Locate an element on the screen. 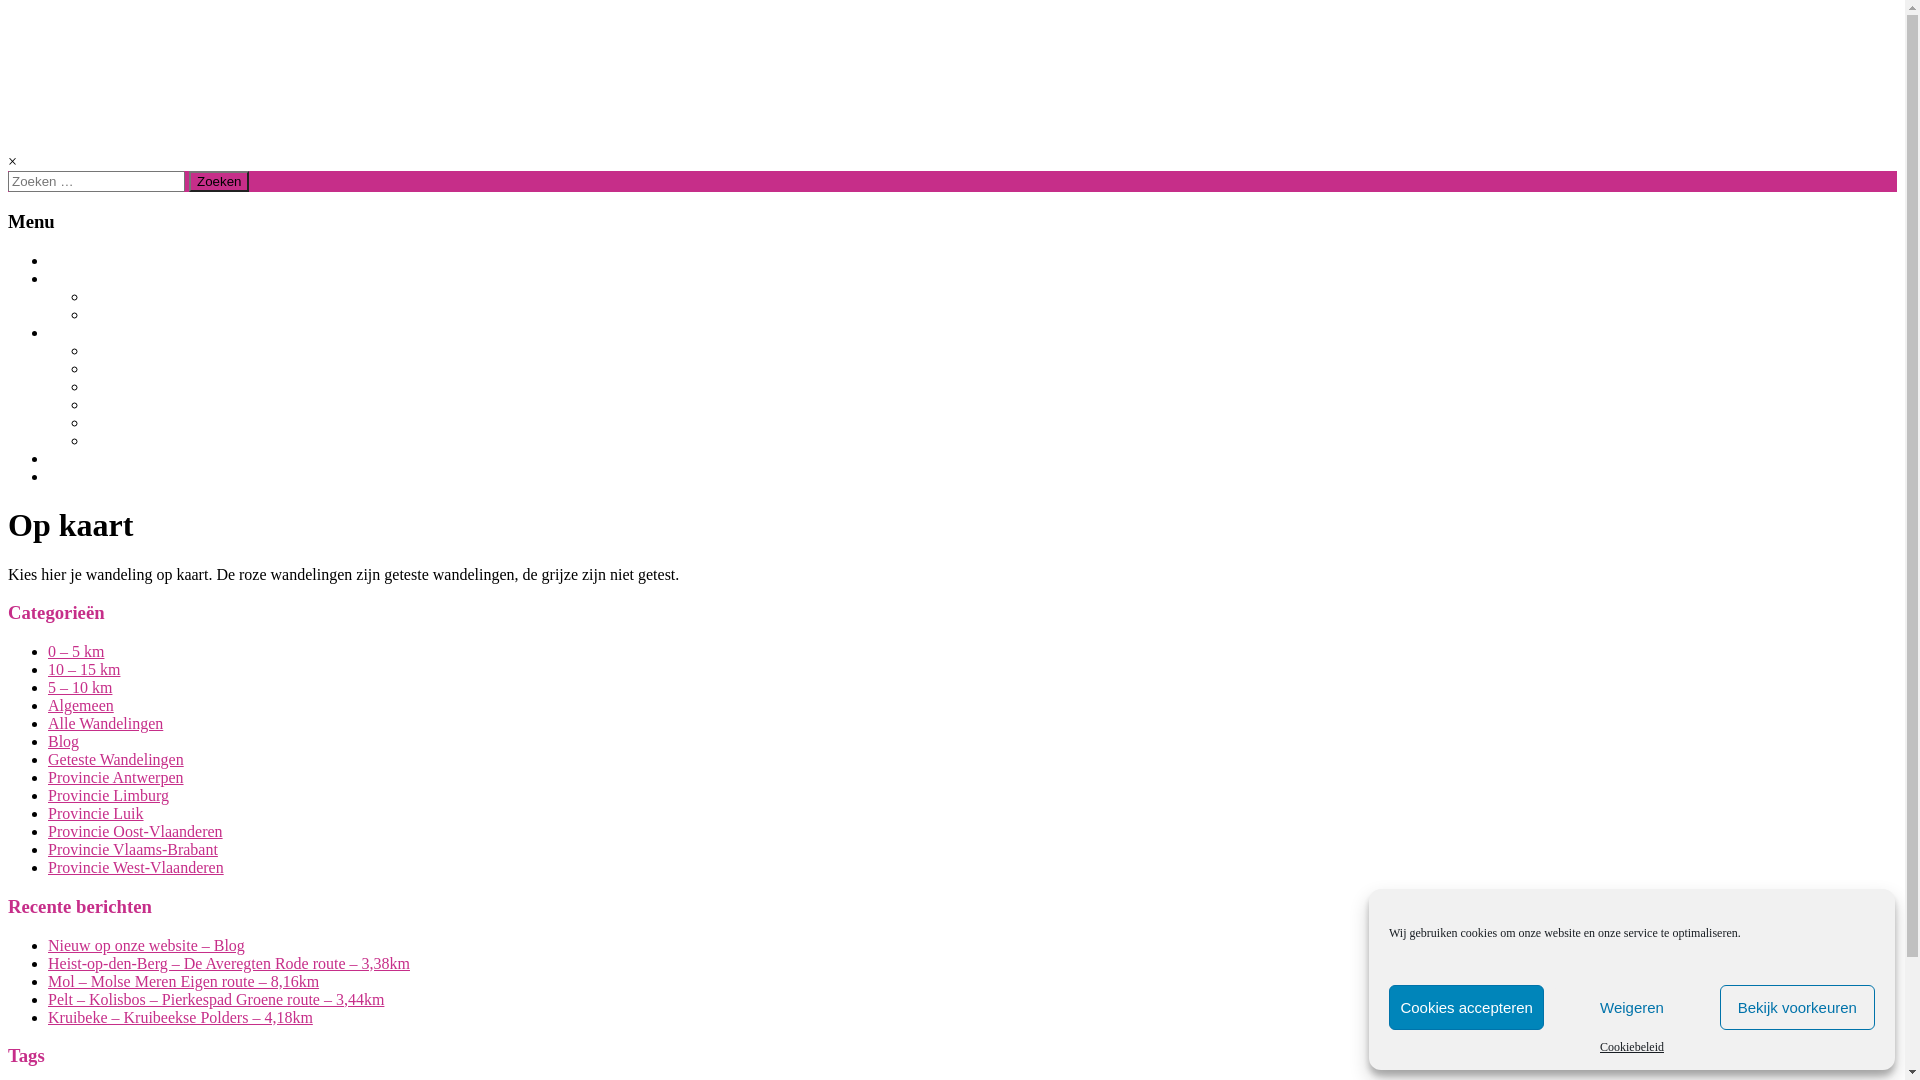 The height and width of the screenshot is (1080, 1920). 'Geteste Wandelingen' is located at coordinates (48, 759).